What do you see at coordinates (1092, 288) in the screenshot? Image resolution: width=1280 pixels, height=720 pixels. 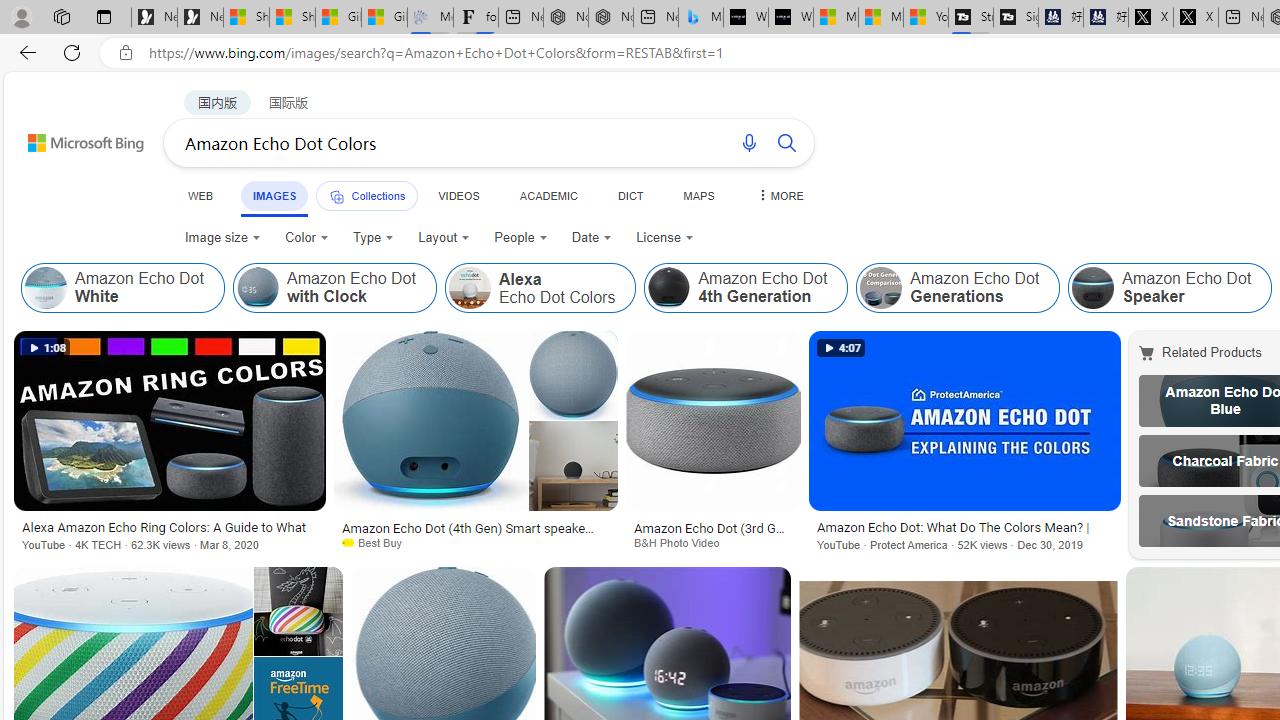 I see `'Amazon Echo Dot Speaker'` at bounding box center [1092, 288].